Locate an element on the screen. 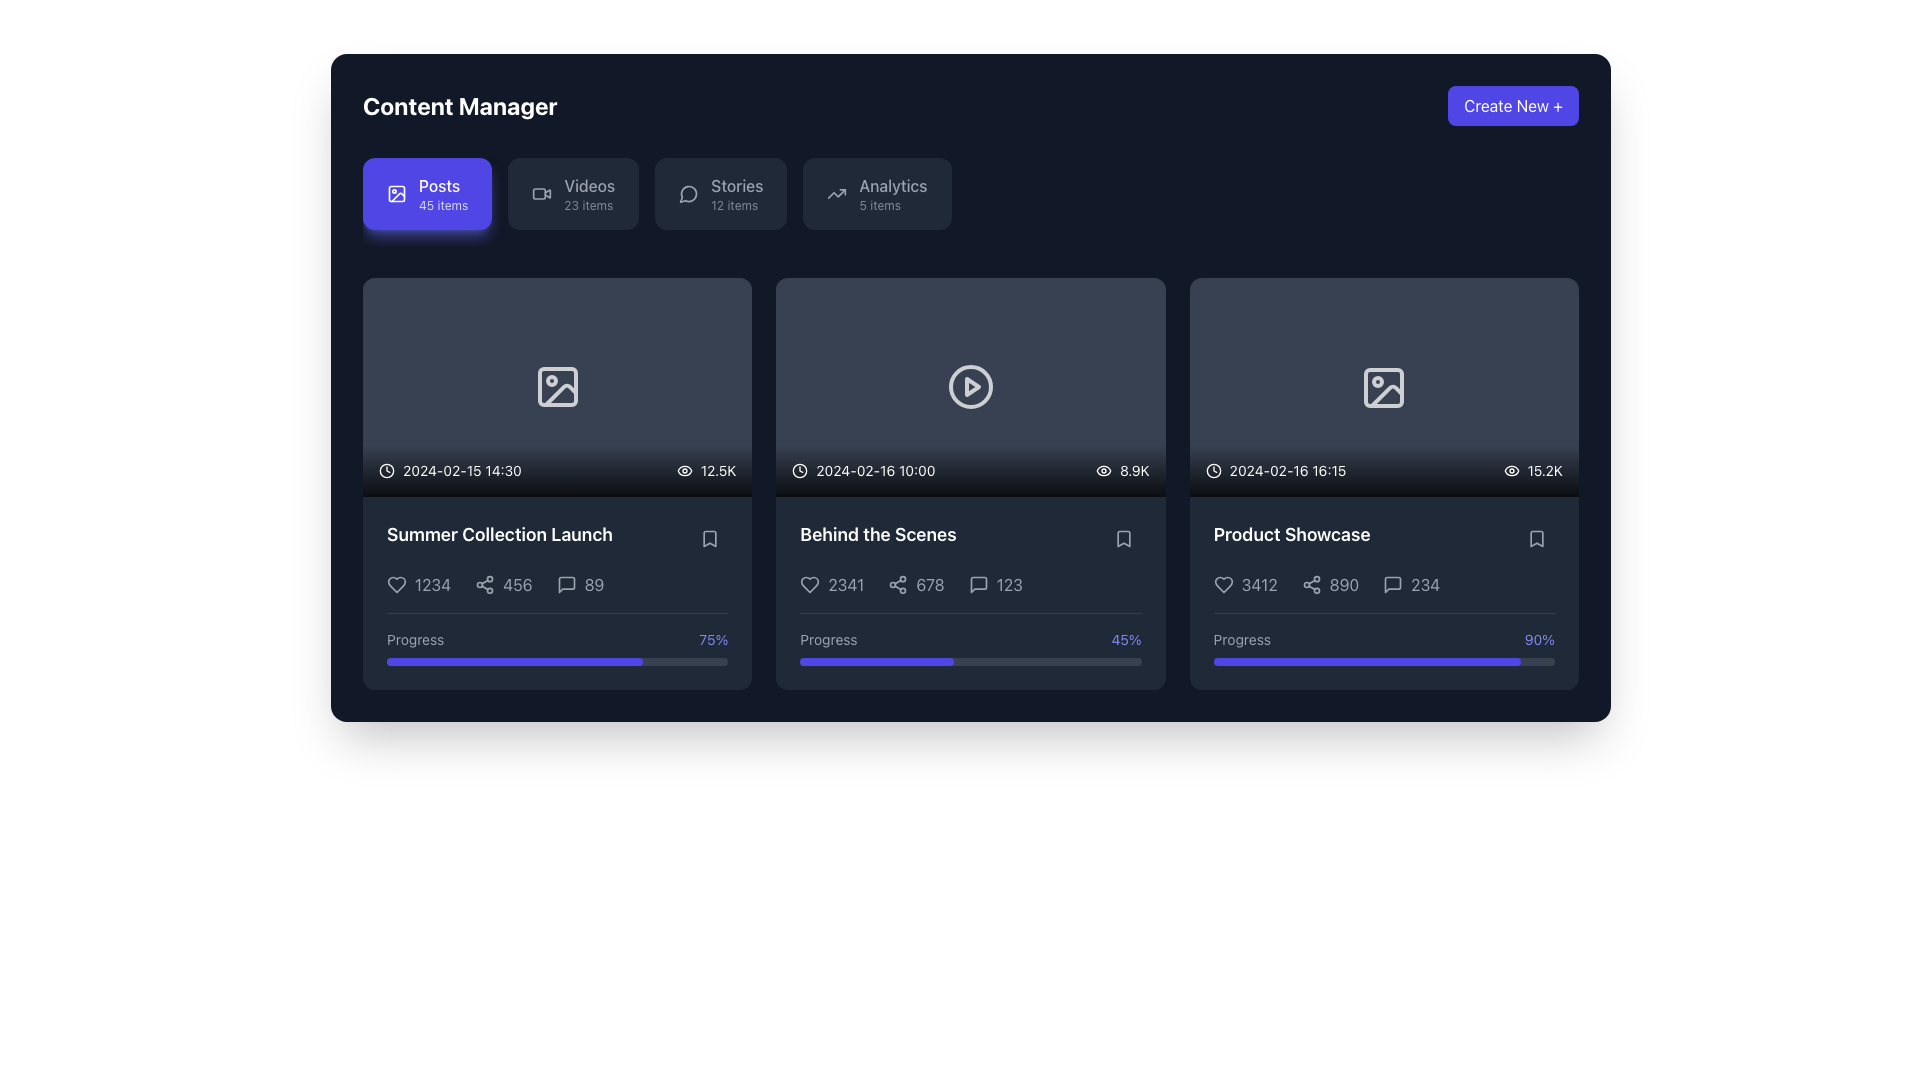 This screenshot has width=1920, height=1080. the progress visually of the progress indicator located in the middle card of the three-card layout, positioned towards the bottom below the metrics for shares and comments is located at coordinates (970, 639).